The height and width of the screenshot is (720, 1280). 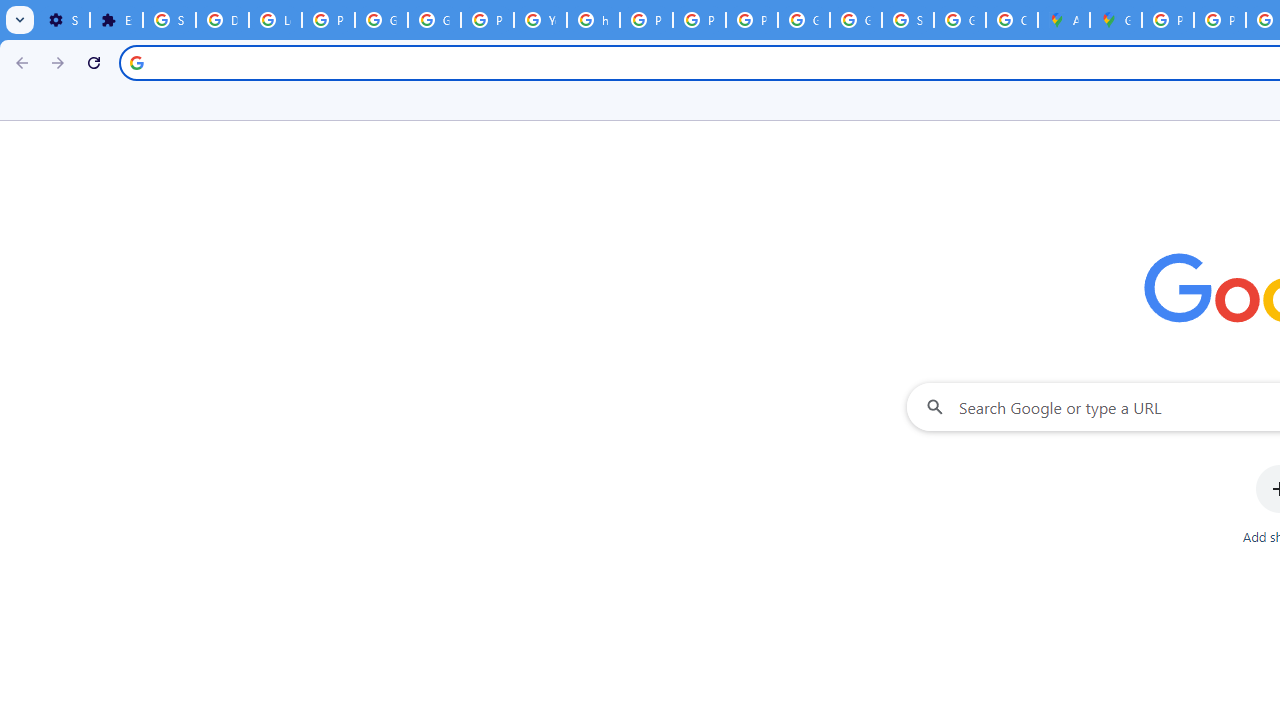 What do you see at coordinates (63, 20) in the screenshot?
I see `'Settings - On startup'` at bounding box center [63, 20].